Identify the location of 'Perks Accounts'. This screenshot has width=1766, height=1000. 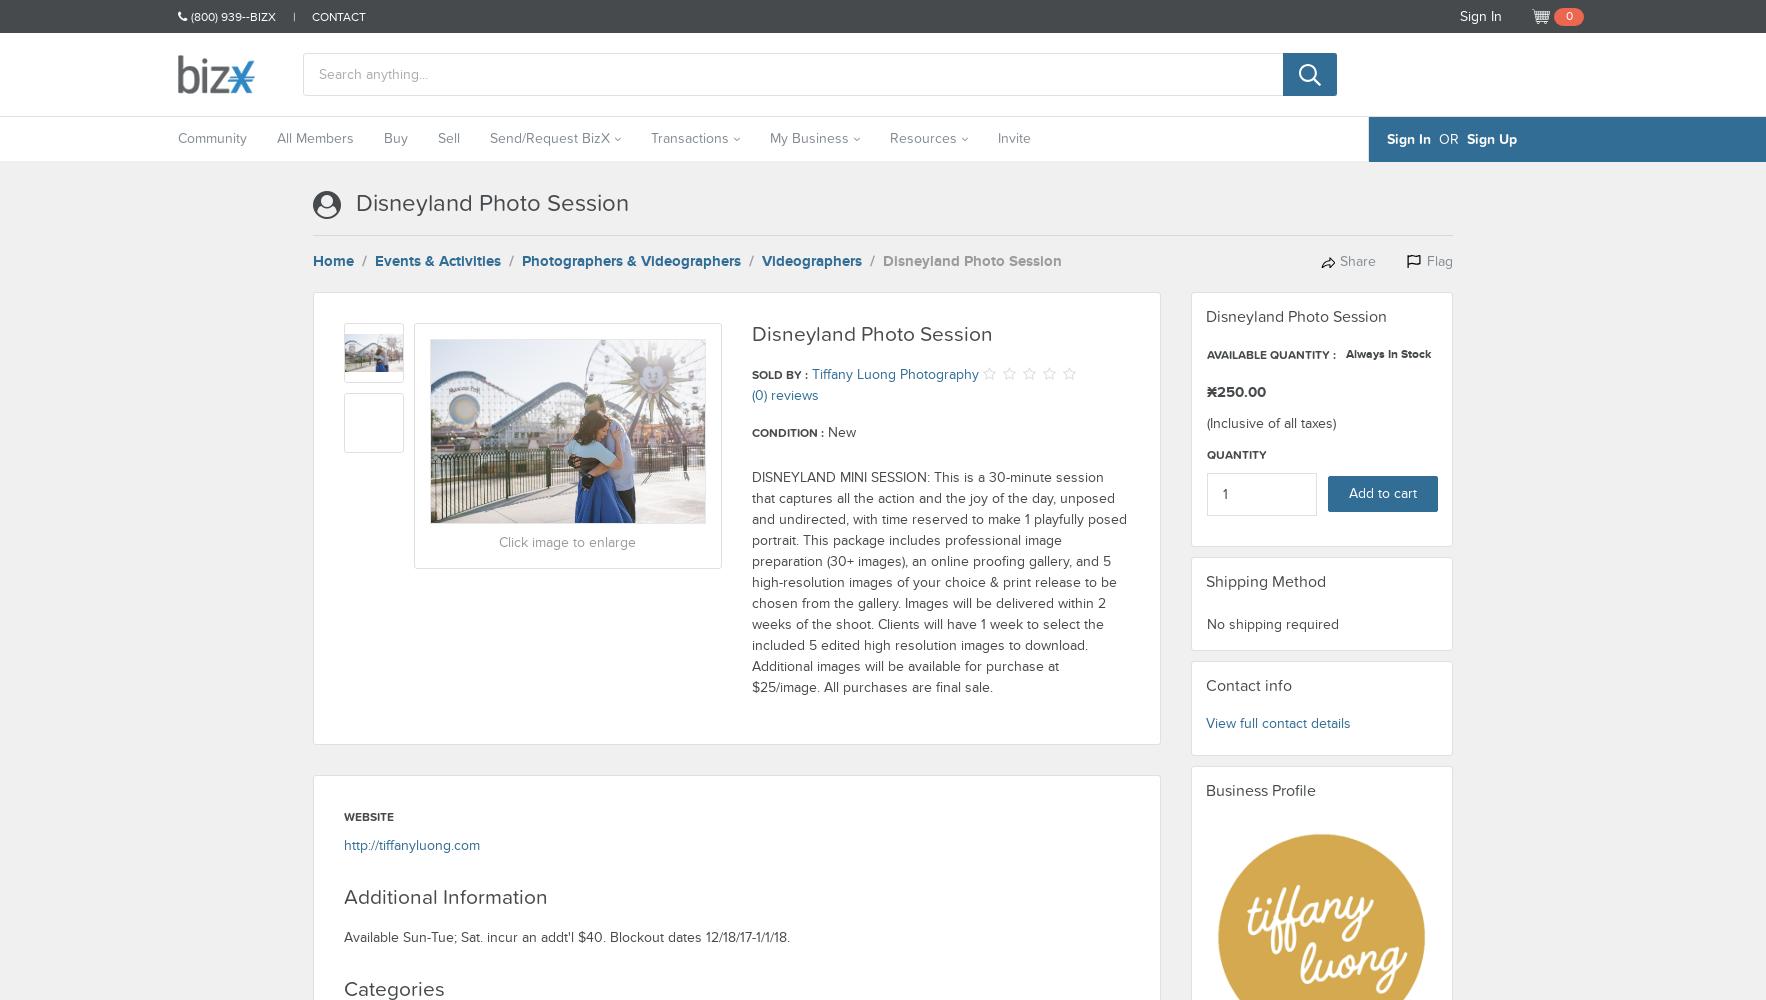
(563, 275).